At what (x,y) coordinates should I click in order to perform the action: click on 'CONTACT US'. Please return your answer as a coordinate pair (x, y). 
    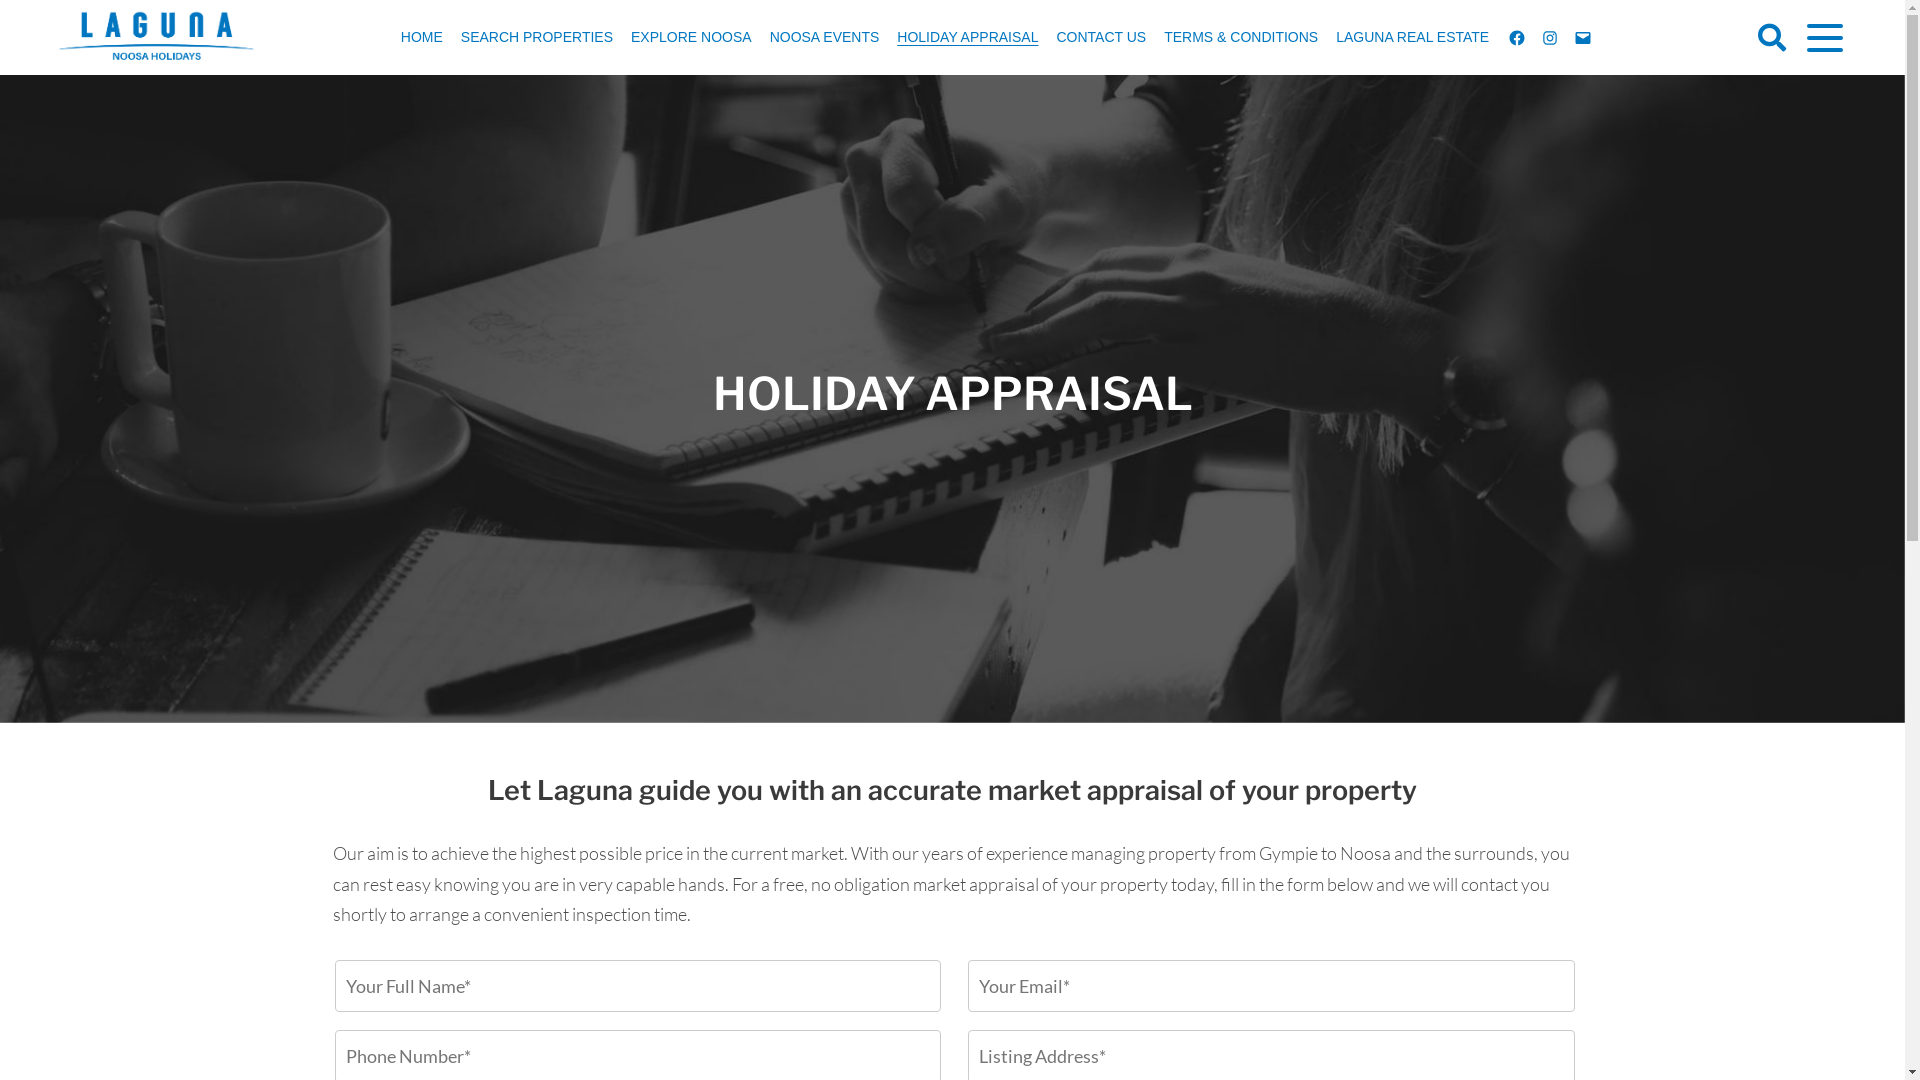
    Looking at the image, I should click on (1099, 37).